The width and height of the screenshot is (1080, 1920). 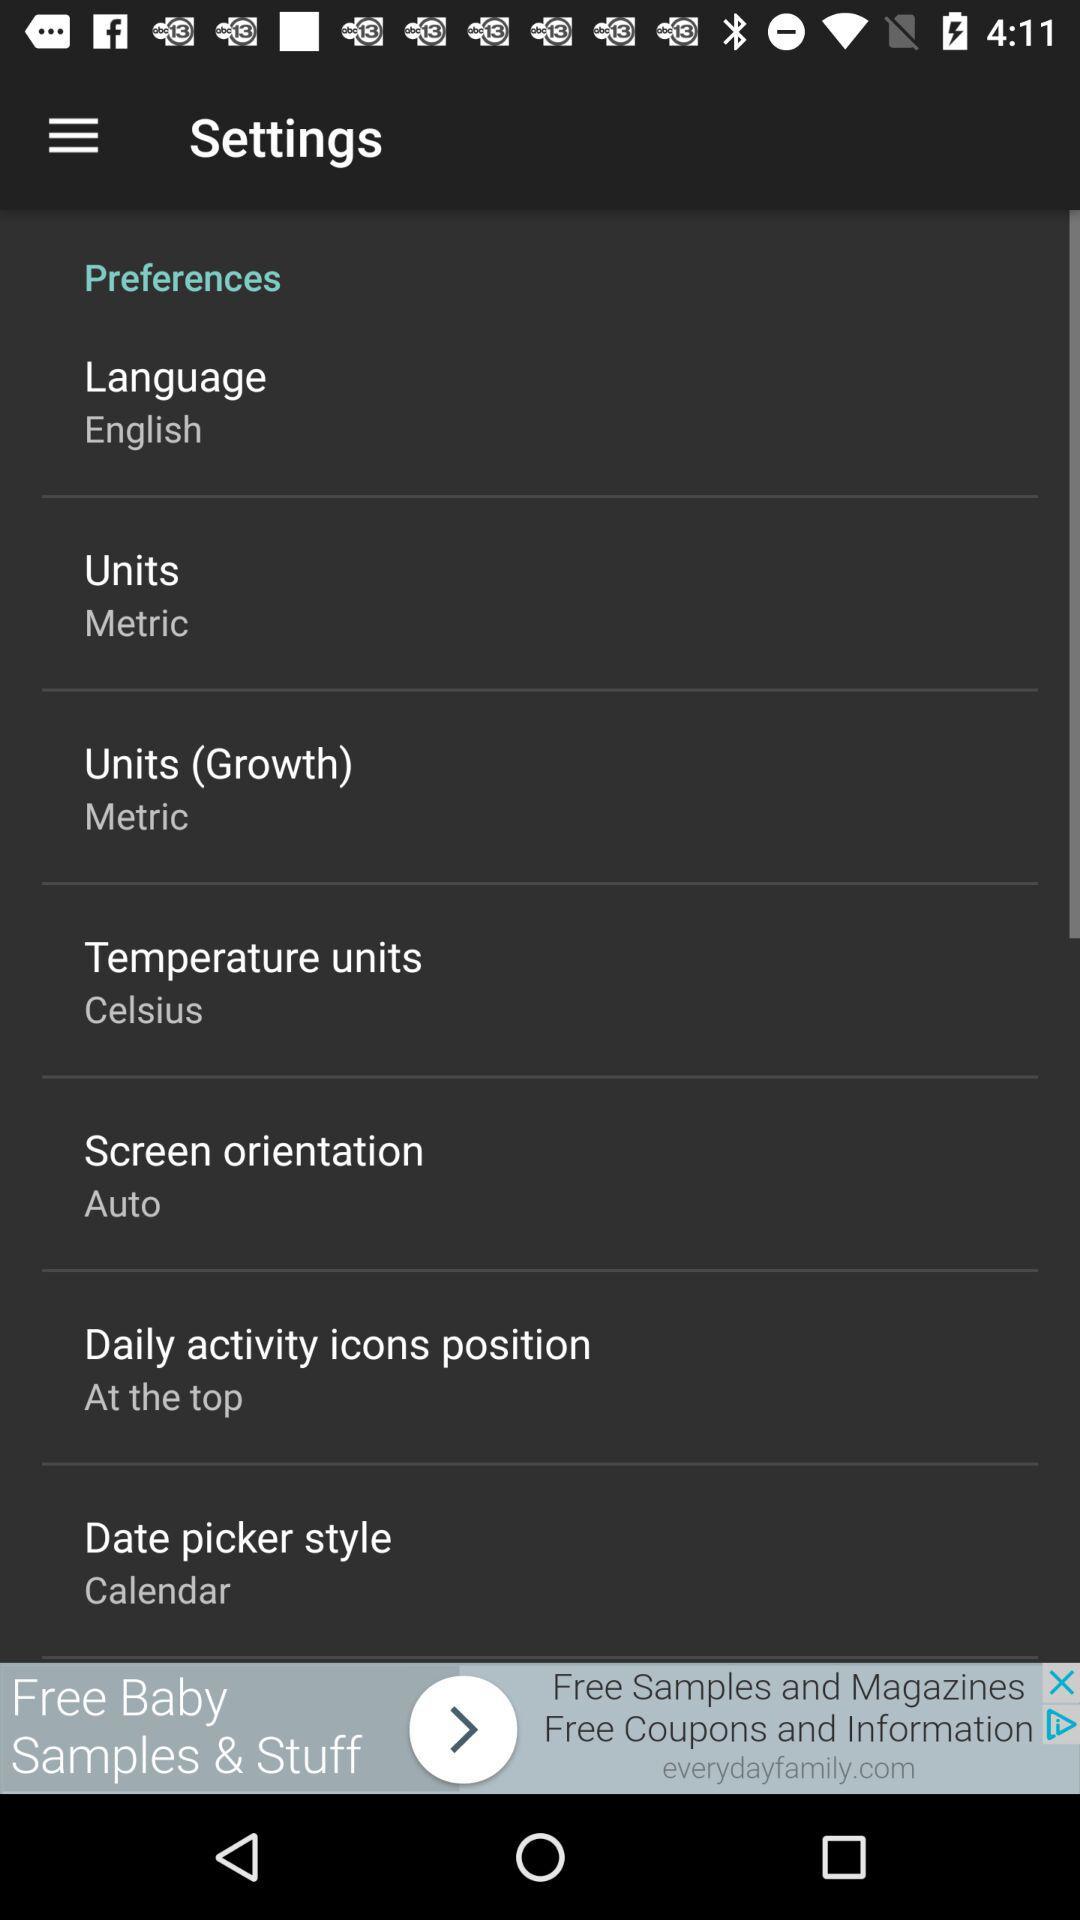 What do you see at coordinates (540, 1727) in the screenshot?
I see `advertisement` at bounding box center [540, 1727].